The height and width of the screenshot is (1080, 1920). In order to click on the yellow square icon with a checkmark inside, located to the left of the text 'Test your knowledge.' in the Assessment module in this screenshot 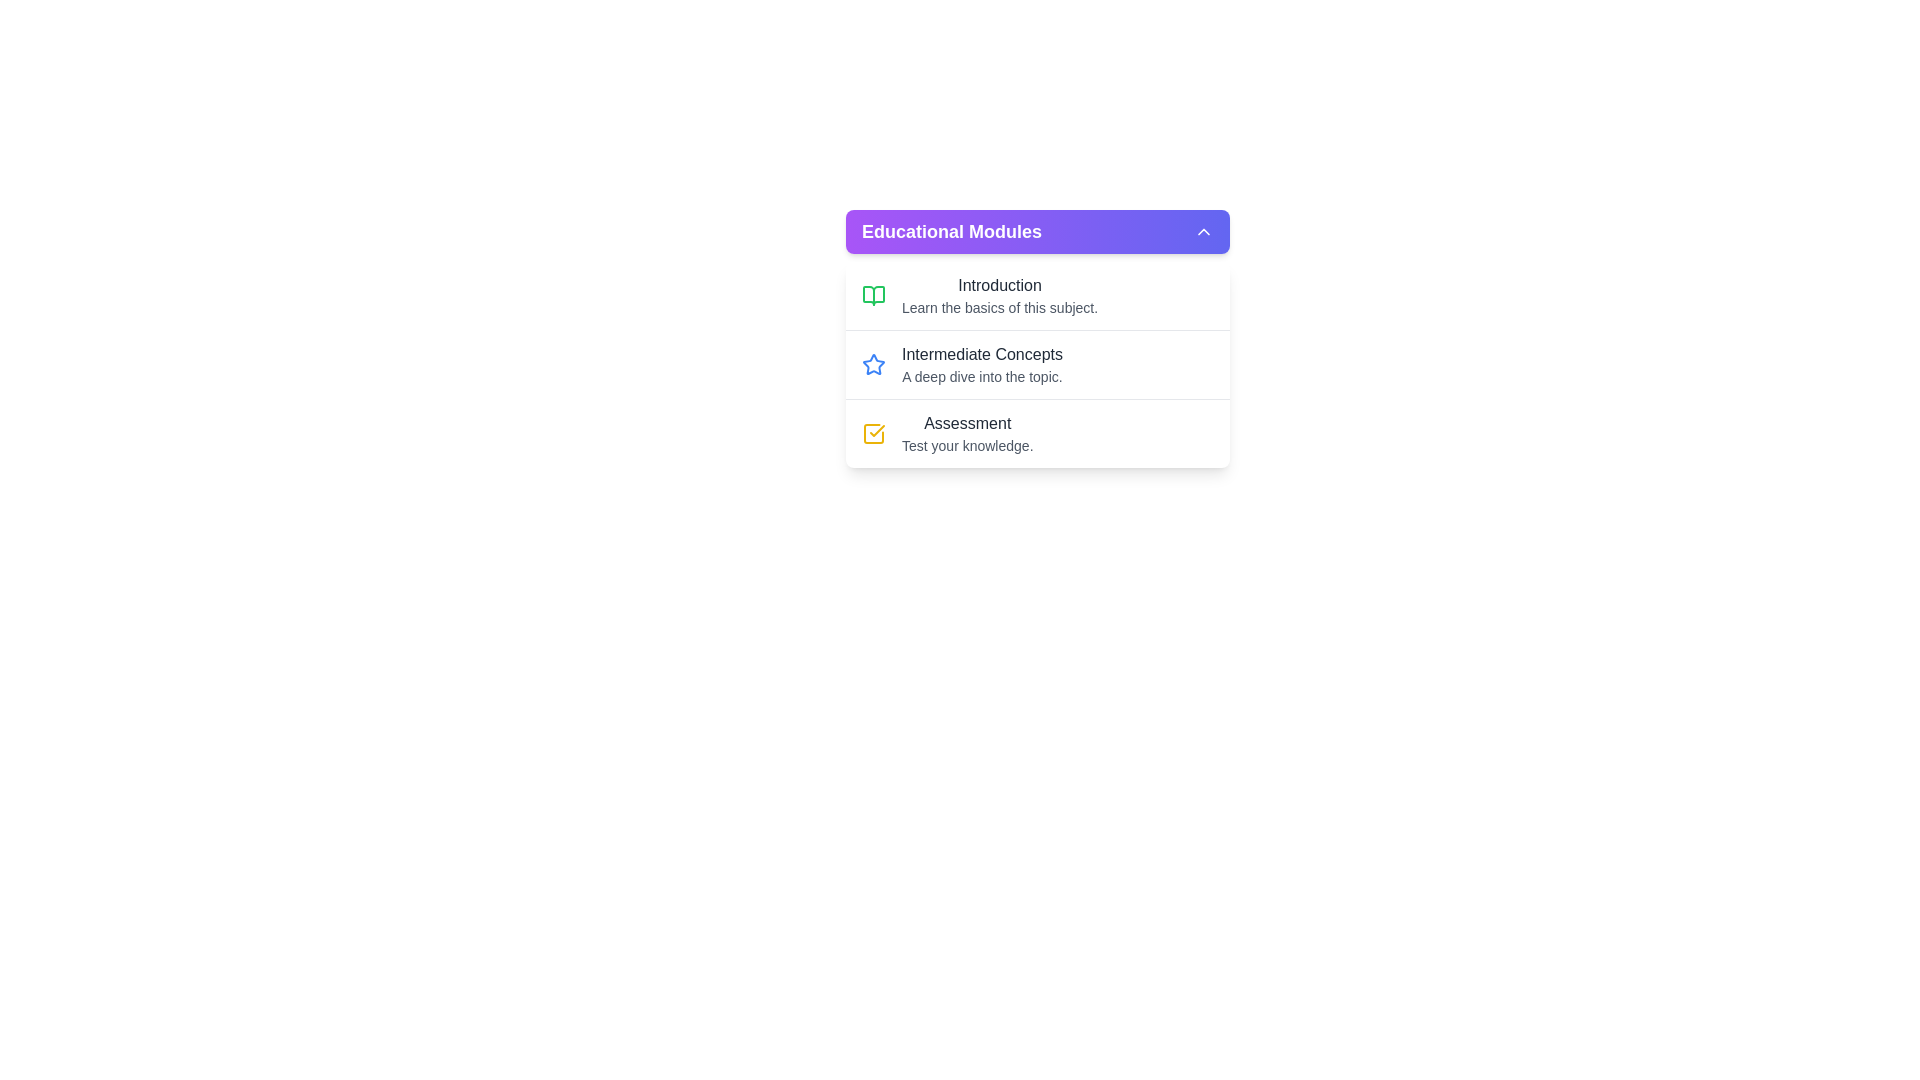, I will do `click(873, 433)`.